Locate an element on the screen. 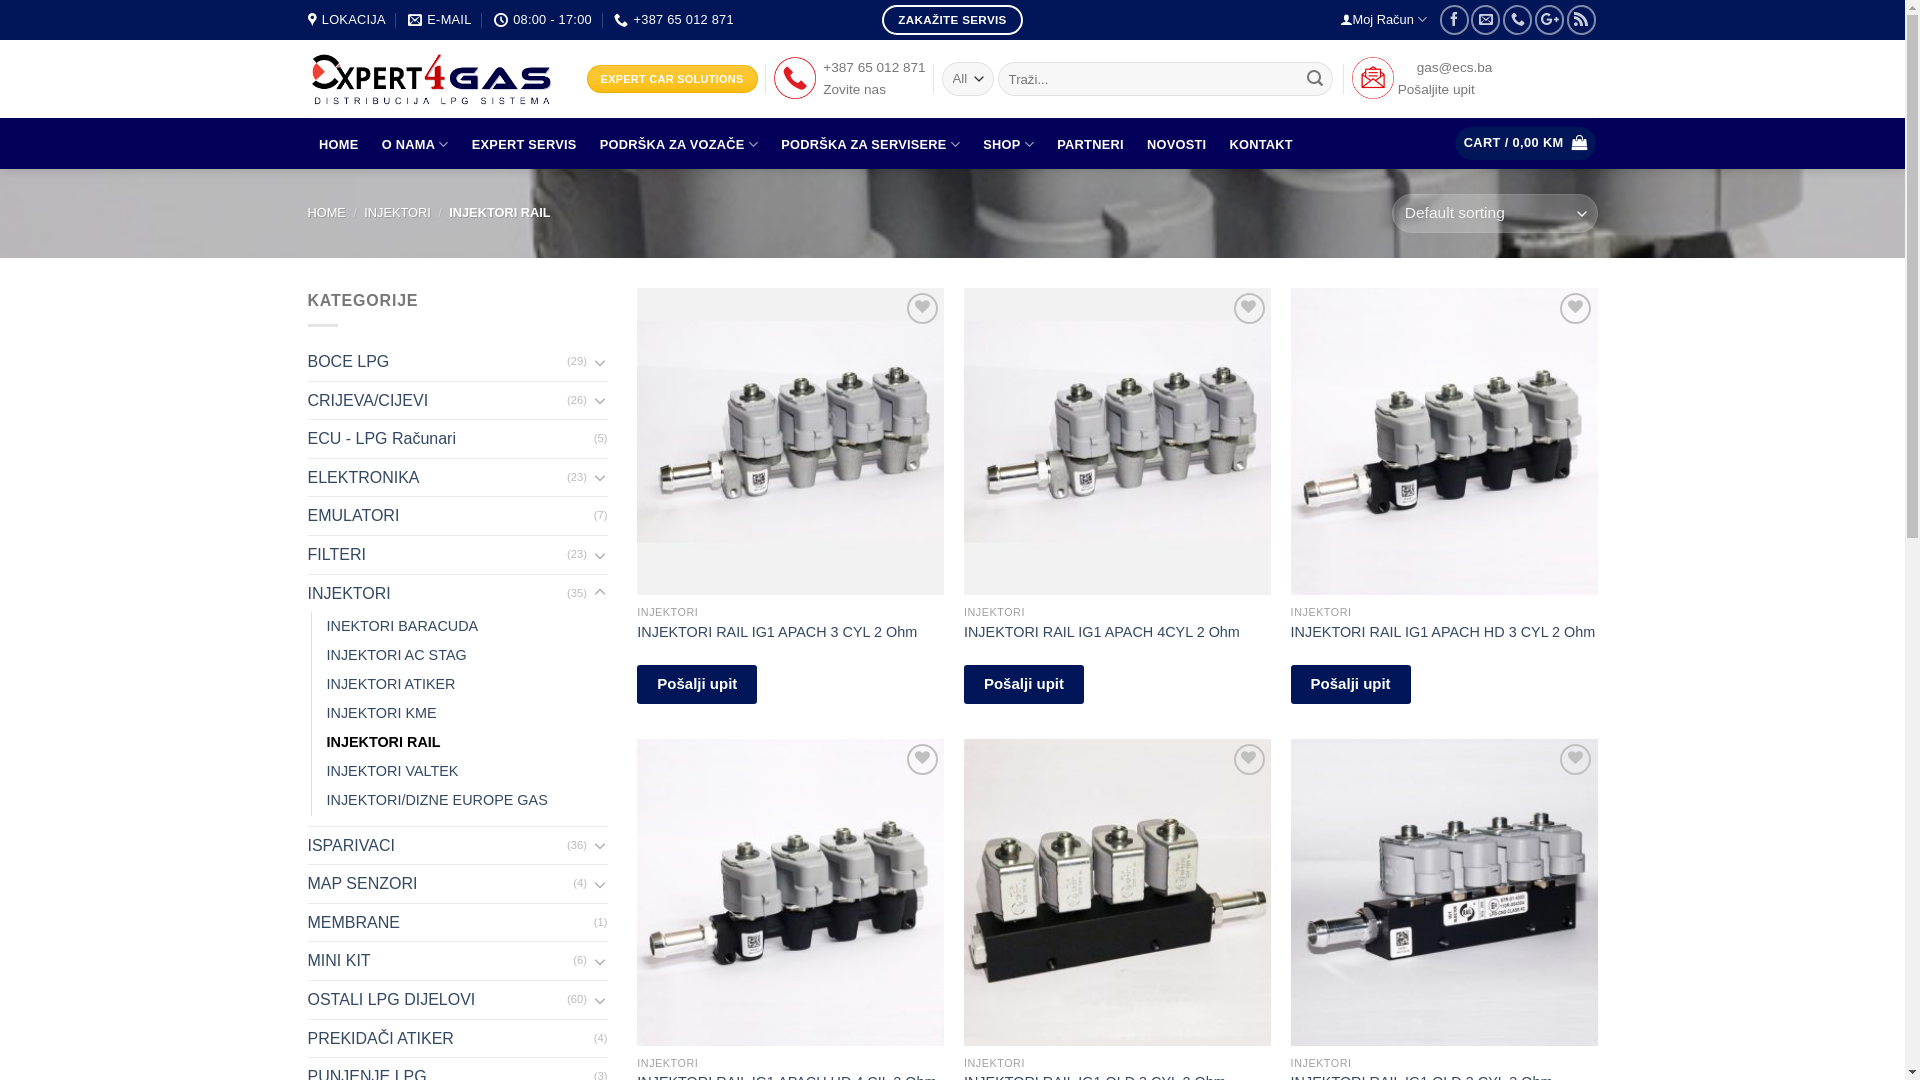  'MINI KIT' is located at coordinates (440, 959).